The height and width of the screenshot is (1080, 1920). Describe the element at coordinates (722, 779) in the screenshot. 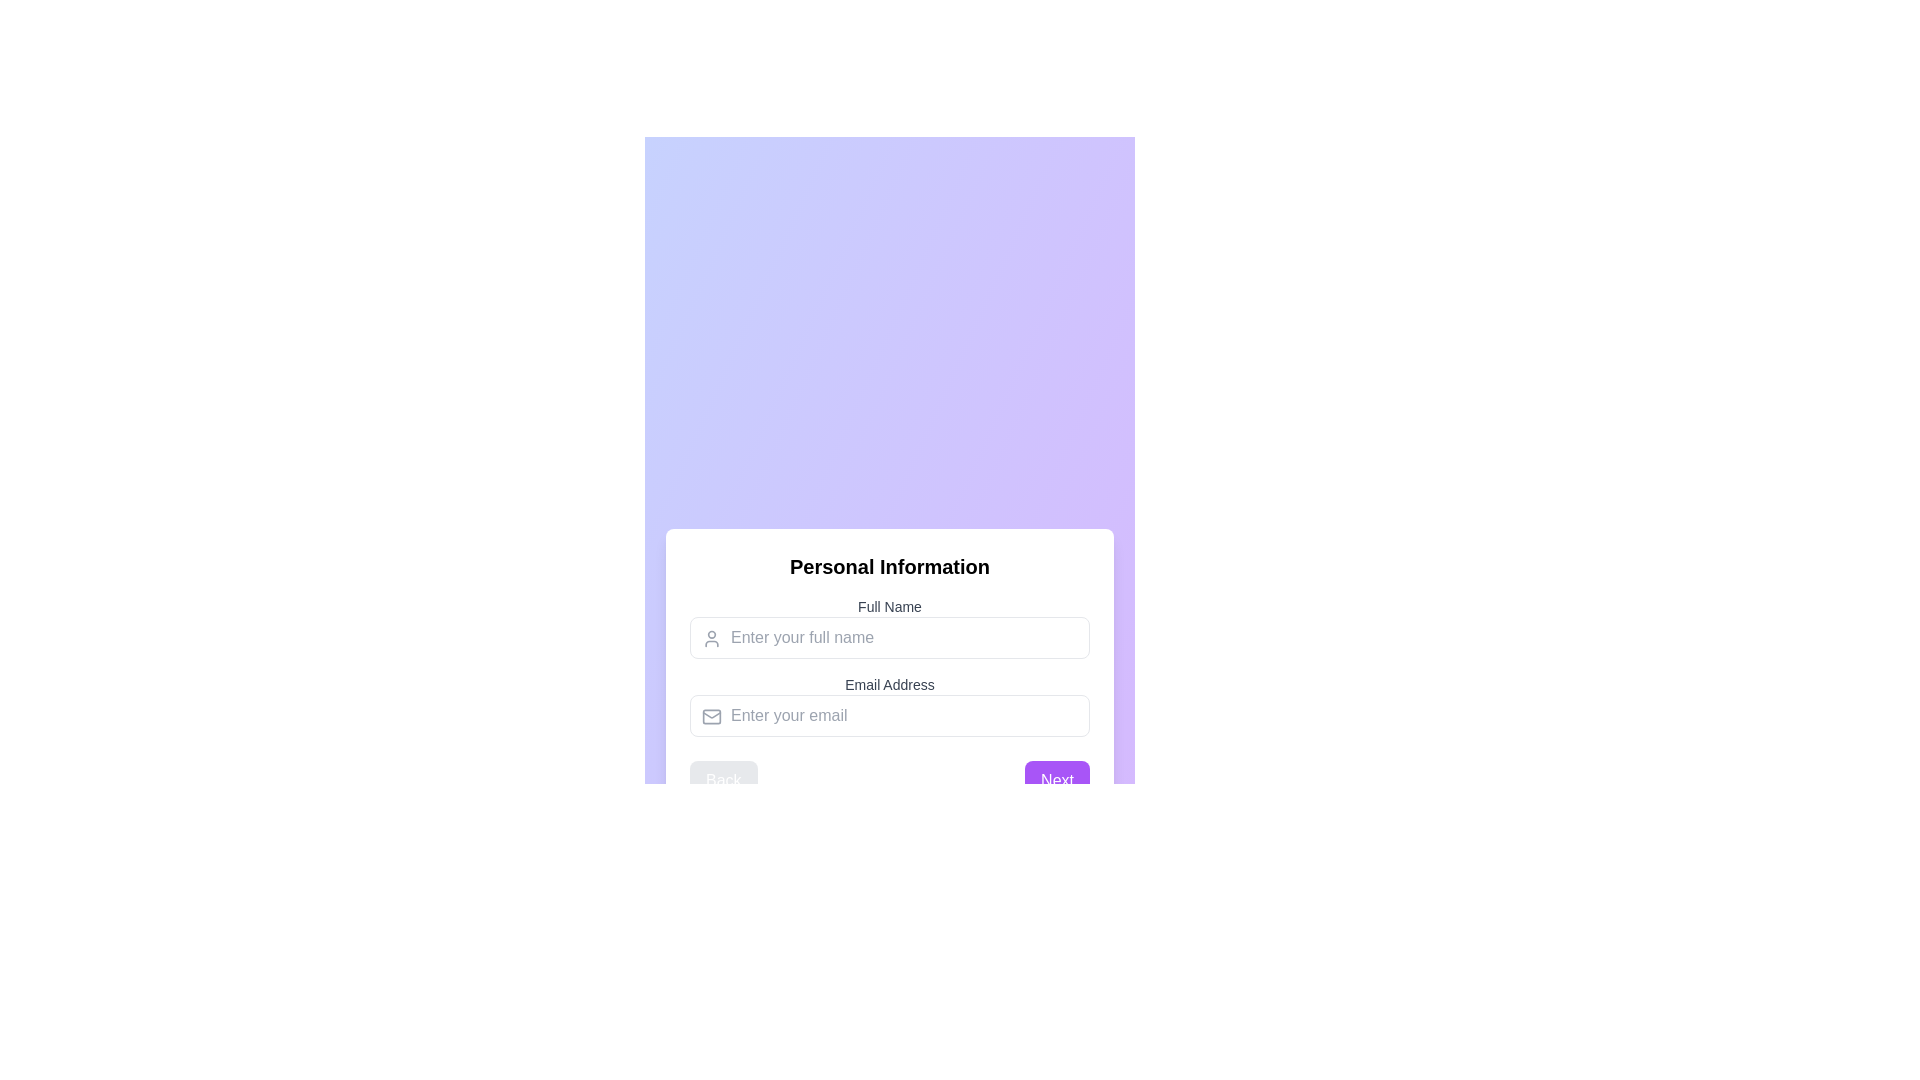

I see `the 'Back' button, which is a light gray rectangular button with rounded corners located near the bottom-left corner of the form section` at that location.